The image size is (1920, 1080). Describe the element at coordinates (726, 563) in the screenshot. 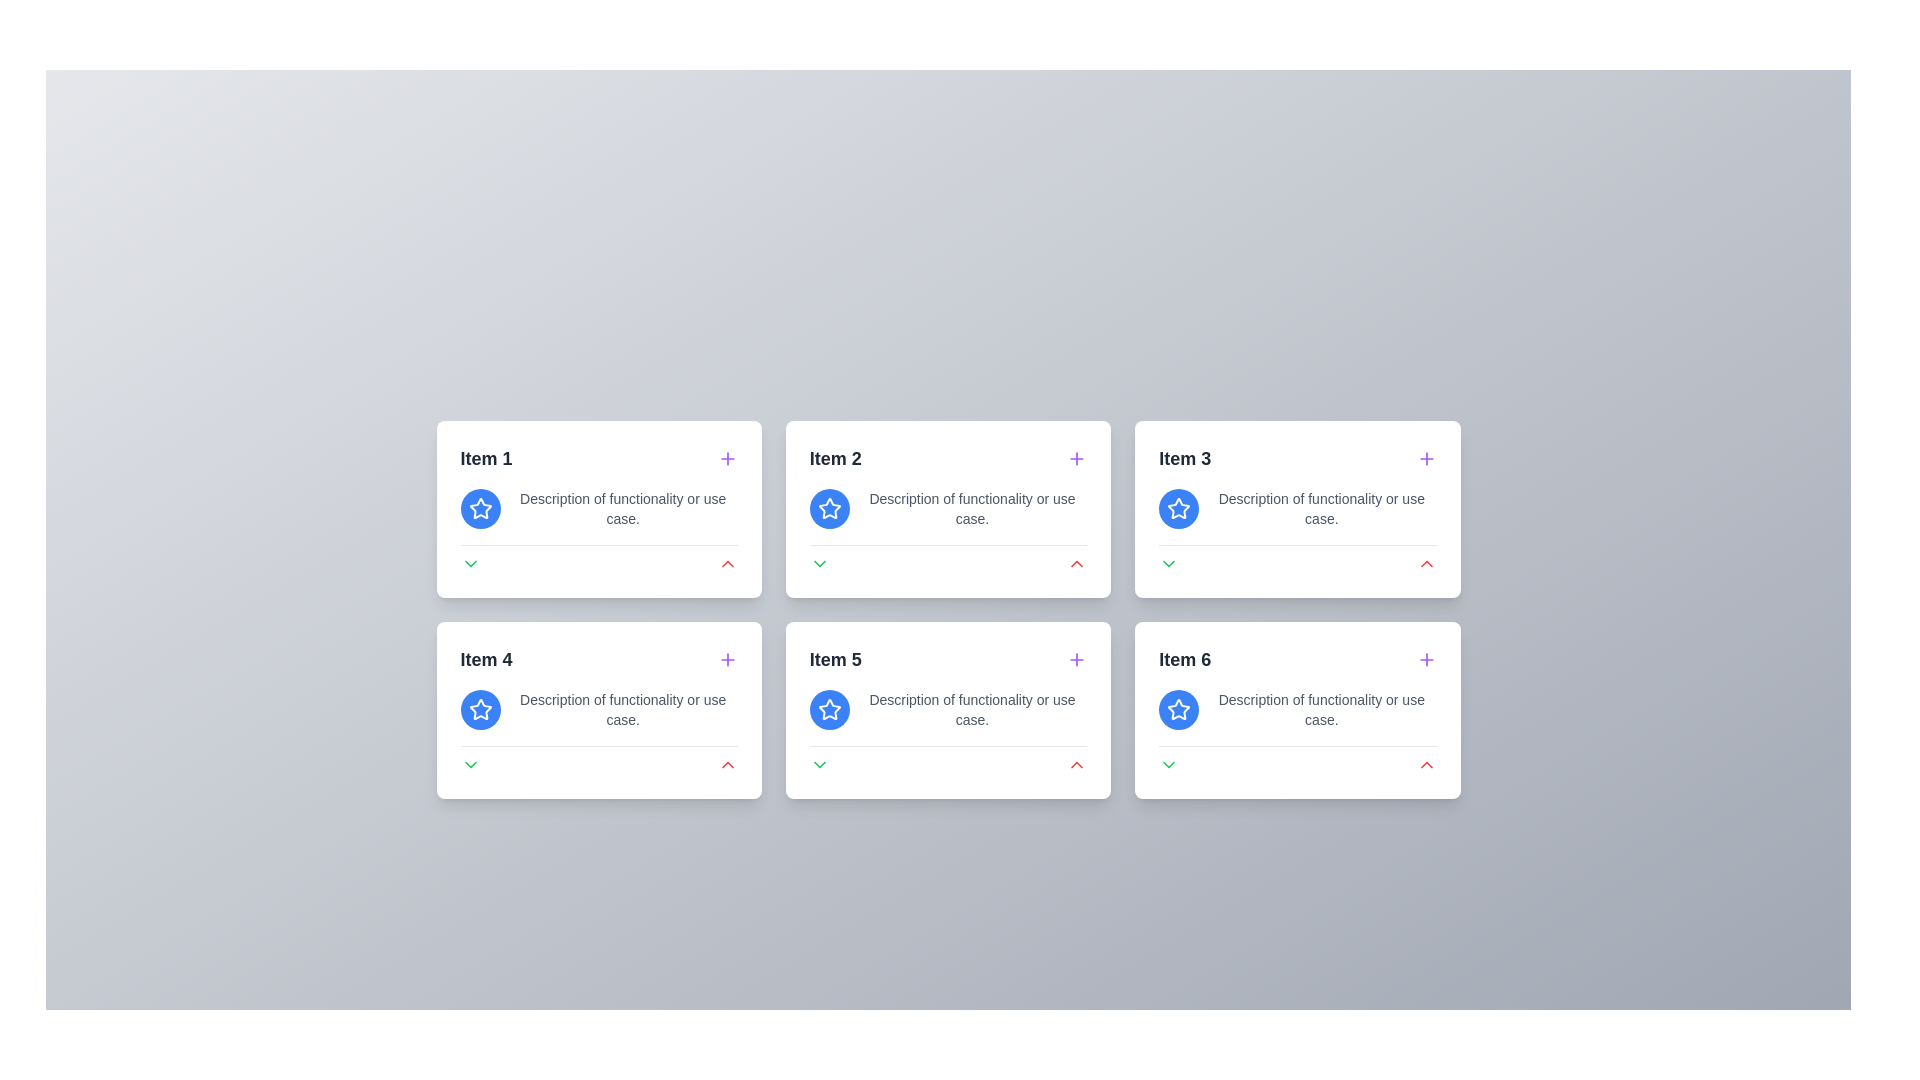

I see `the red upward-facing chevron icon located in the bottom-right corner of 'Item 2' for additional interaction effects` at that location.